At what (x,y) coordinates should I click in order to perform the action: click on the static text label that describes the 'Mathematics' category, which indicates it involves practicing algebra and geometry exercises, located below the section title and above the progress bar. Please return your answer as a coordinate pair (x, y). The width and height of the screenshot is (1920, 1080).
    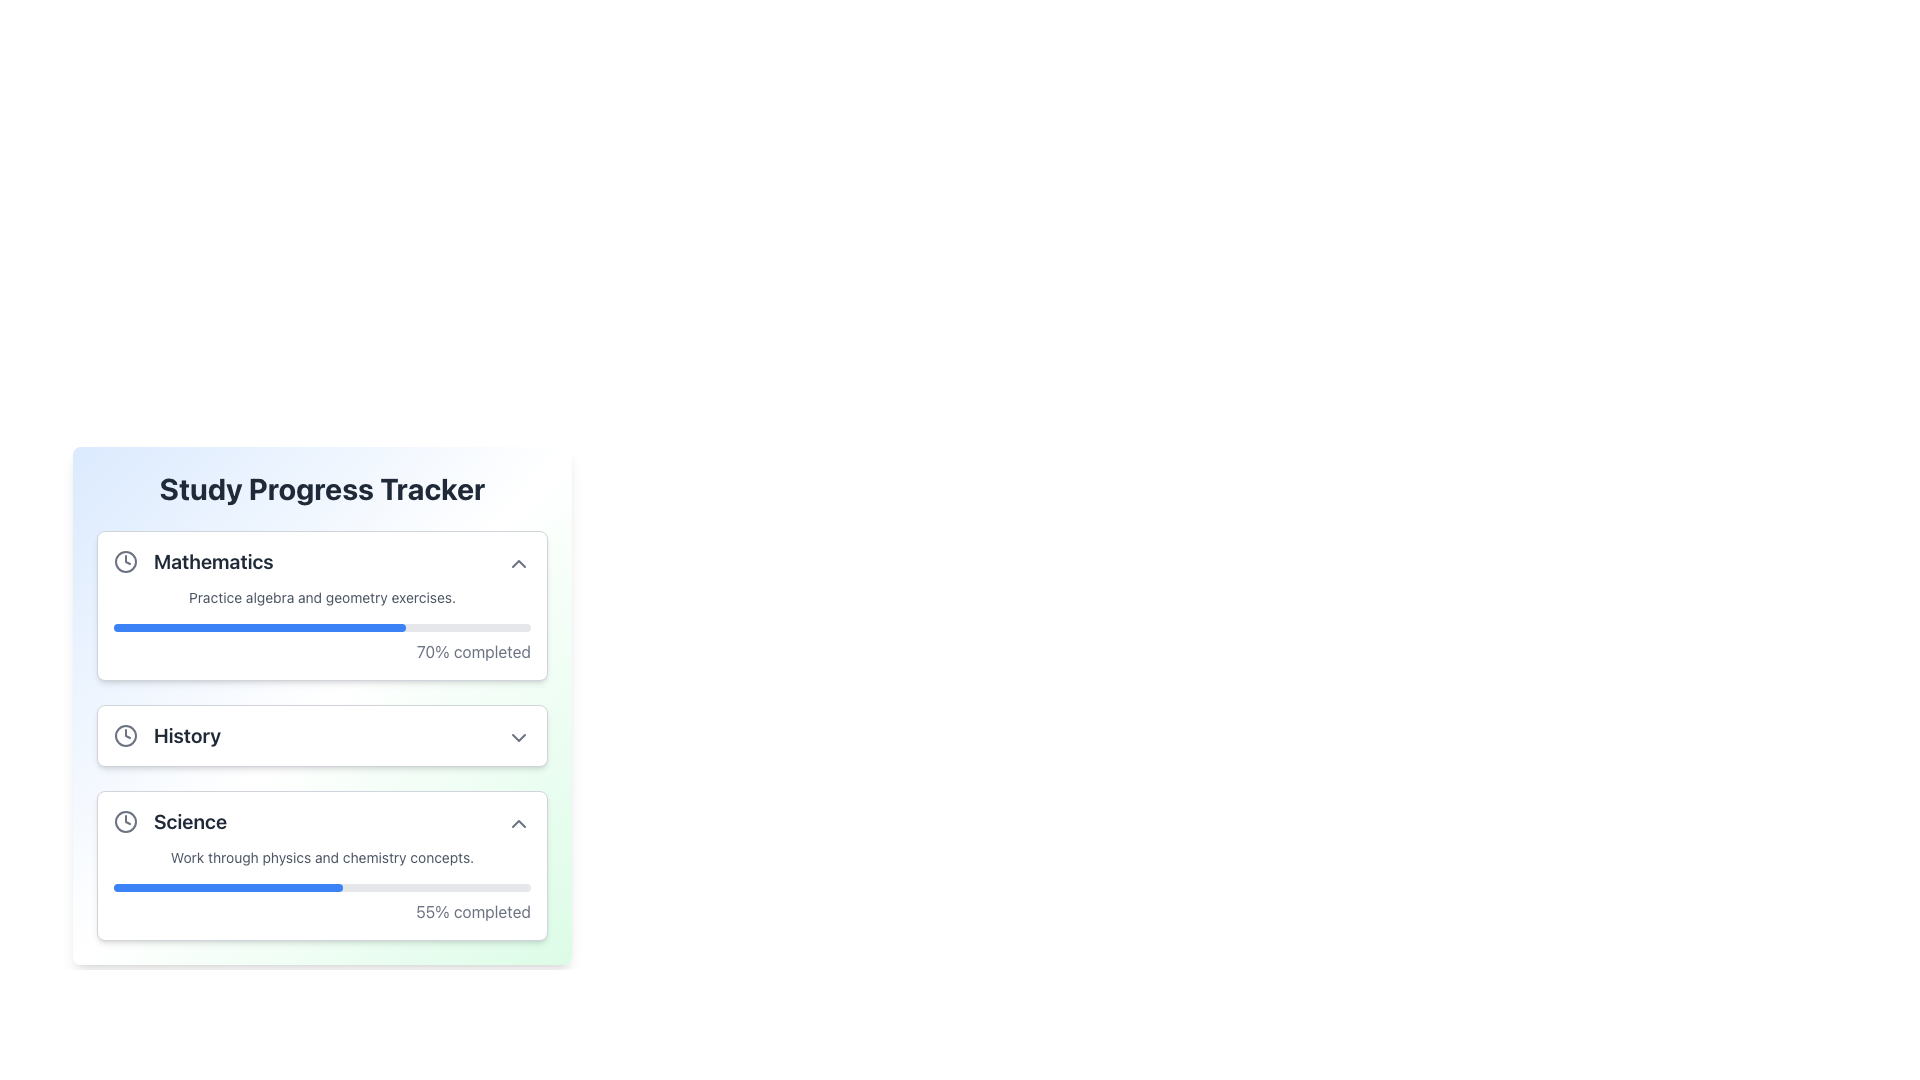
    Looking at the image, I should click on (322, 596).